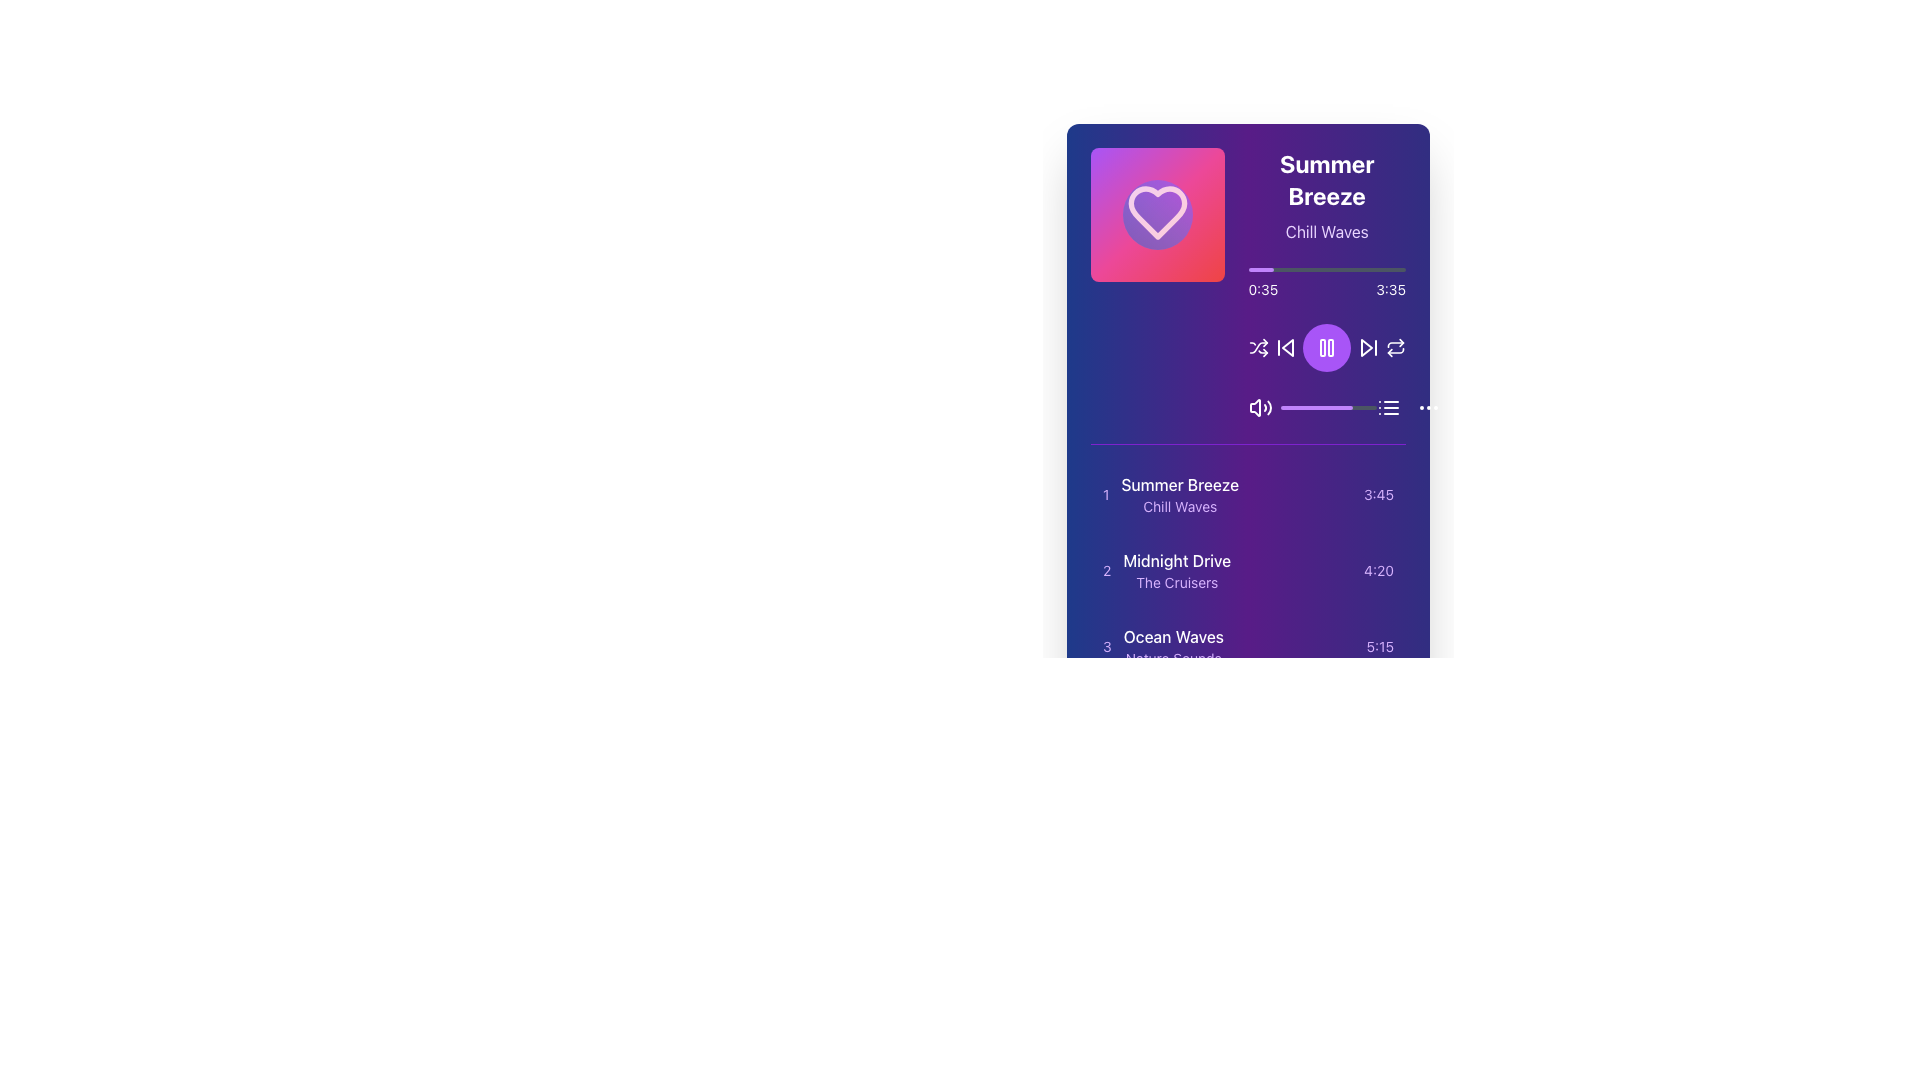  Describe the element at coordinates (1327, 346) in the screenshot. I see `the circular interactive button with a purple background and white pause icon located in the control panel of the music player interface` at that location.